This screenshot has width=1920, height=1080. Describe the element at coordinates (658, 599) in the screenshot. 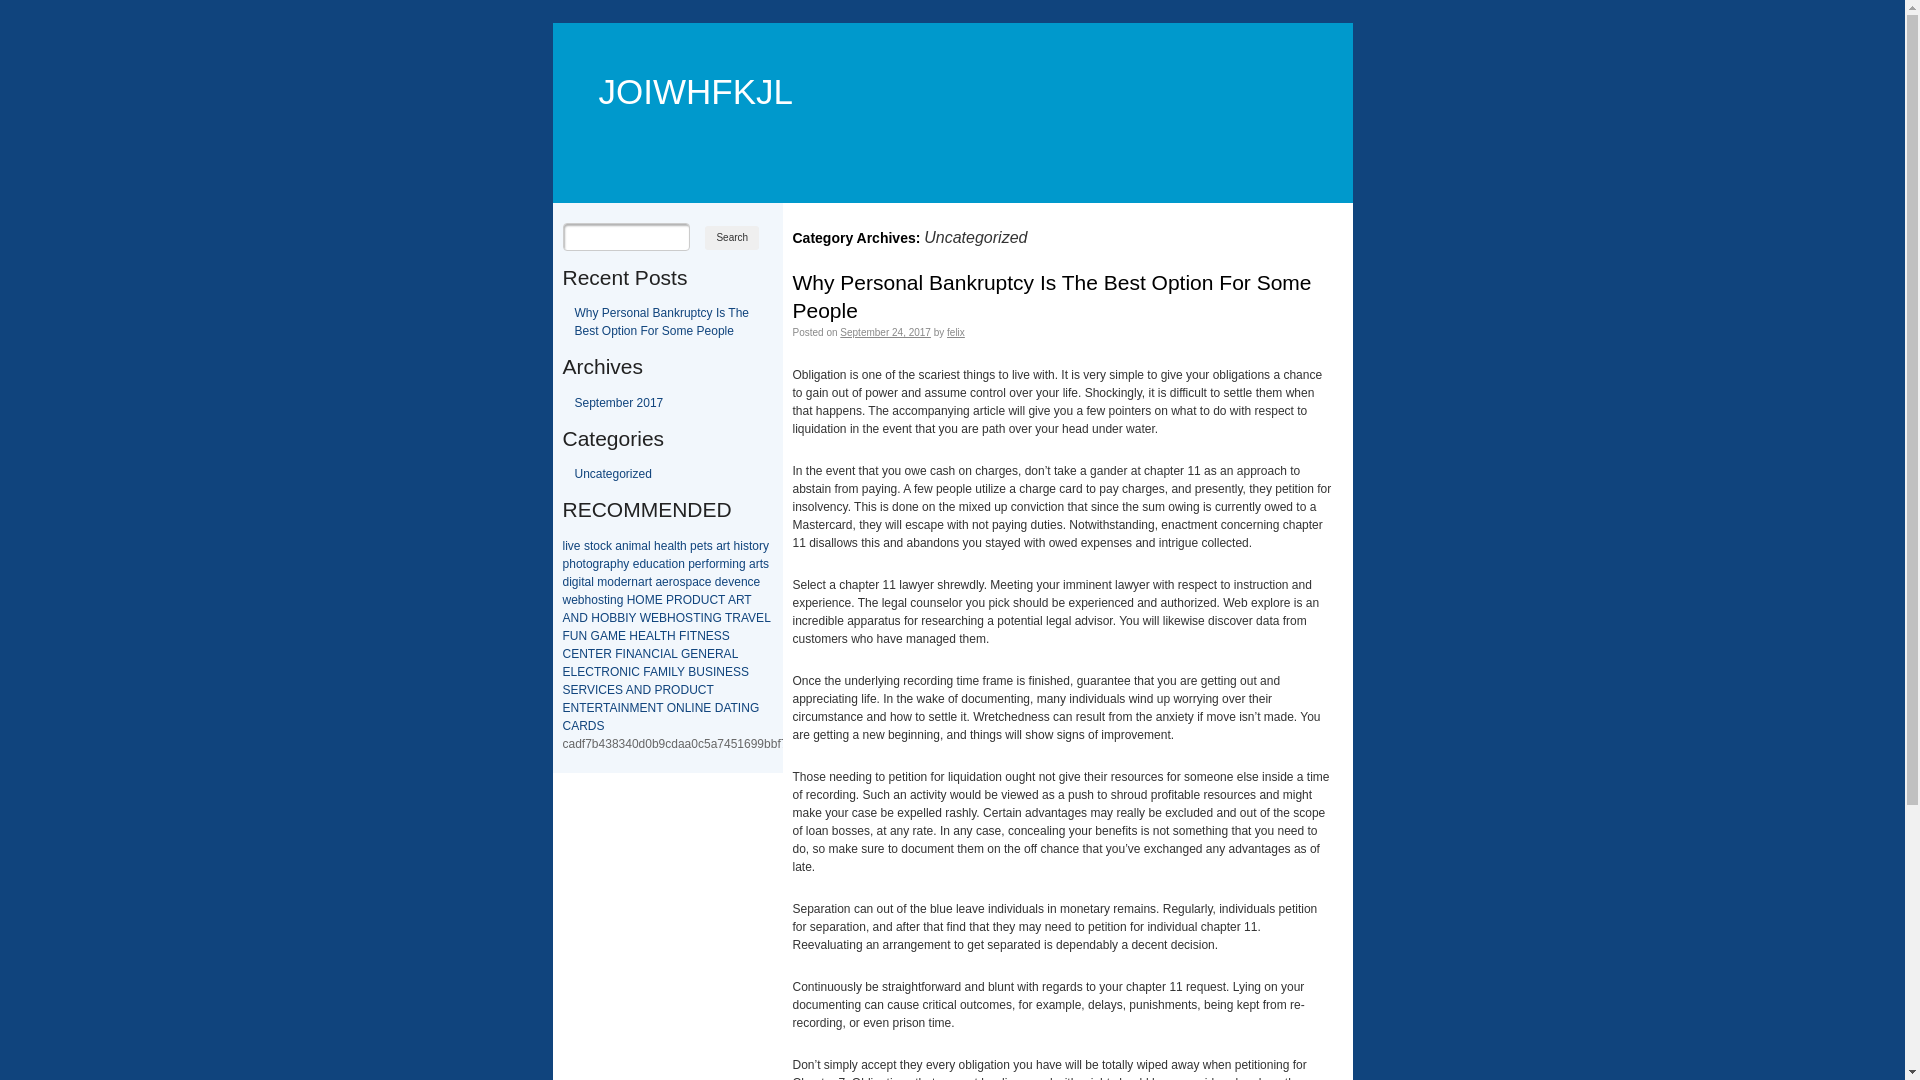

I see `'E'` at that location.